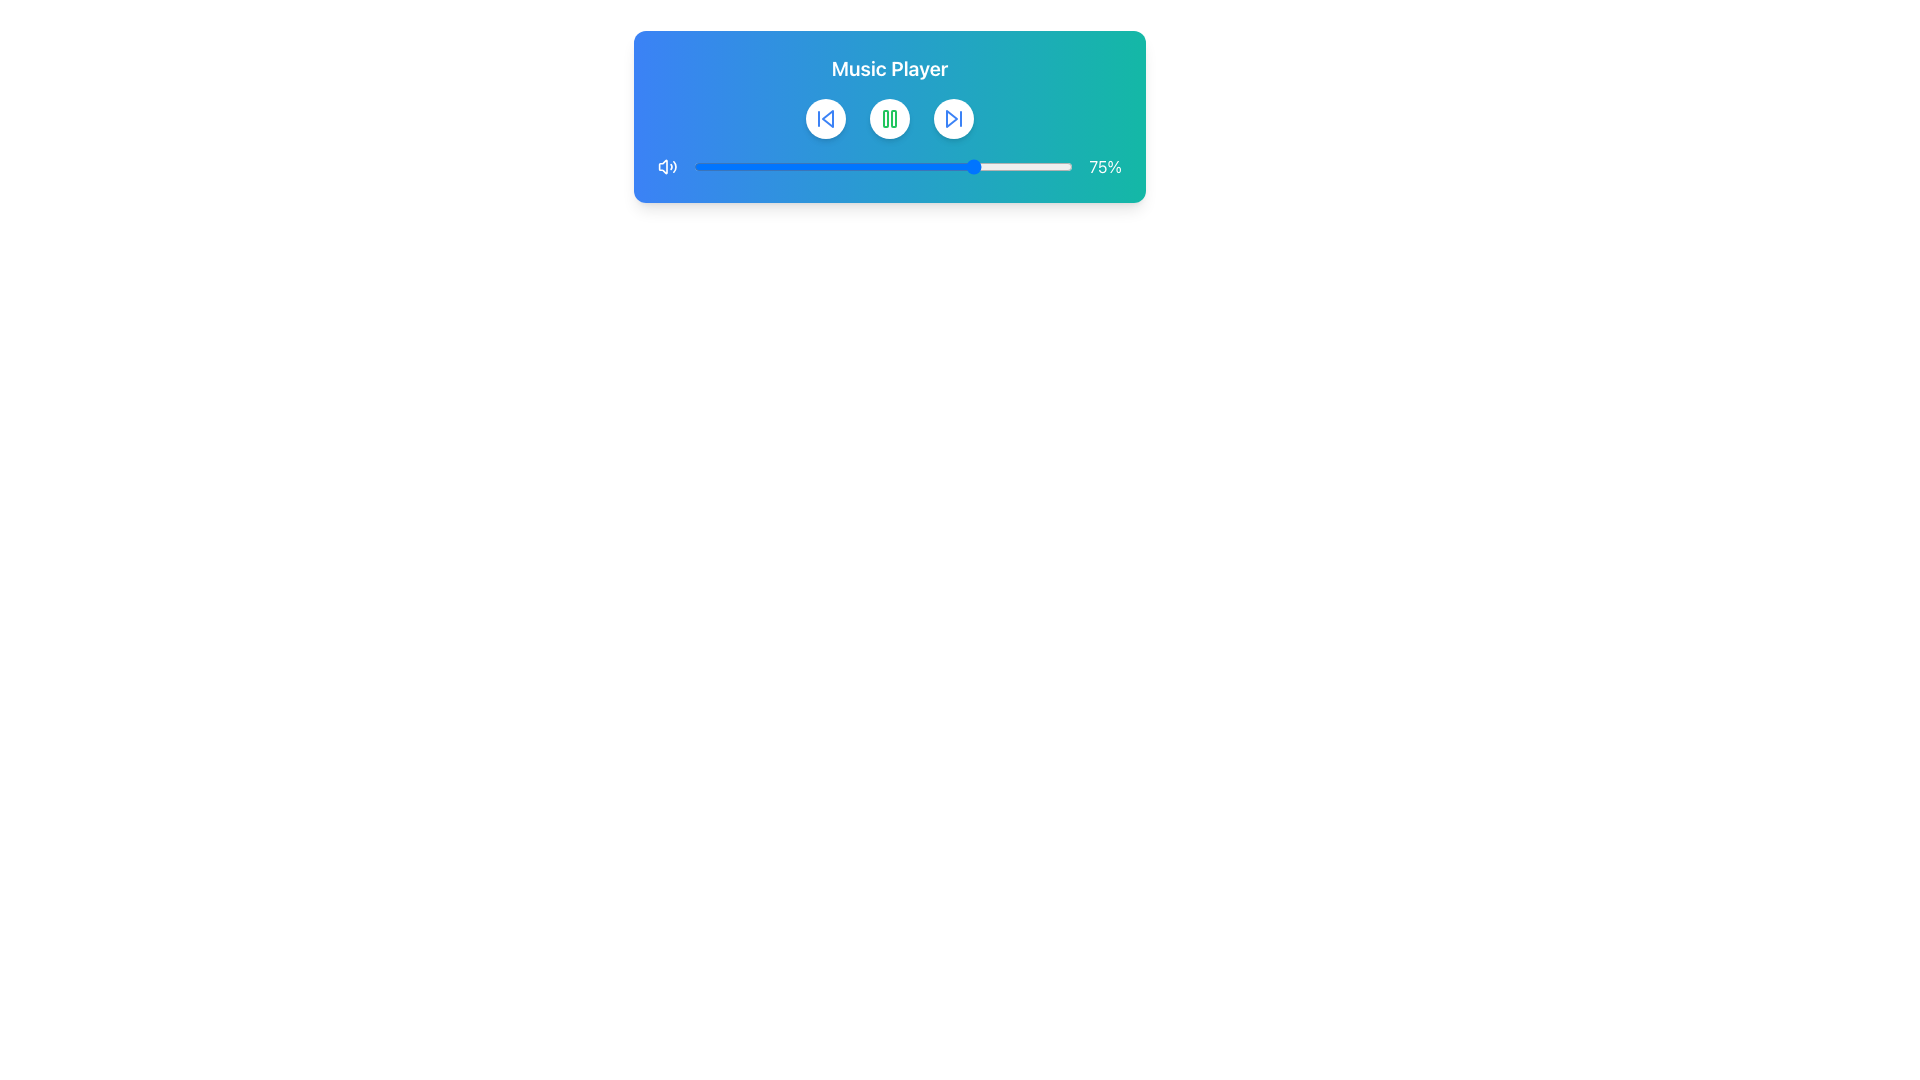 The image size is (1920, 1080). Describe the element at coordinates (892, 119) in the screenshot. I see `the right bar of the 'Pause' button icon, which visually represents a vertical bar used for pausing media playback` at that location.